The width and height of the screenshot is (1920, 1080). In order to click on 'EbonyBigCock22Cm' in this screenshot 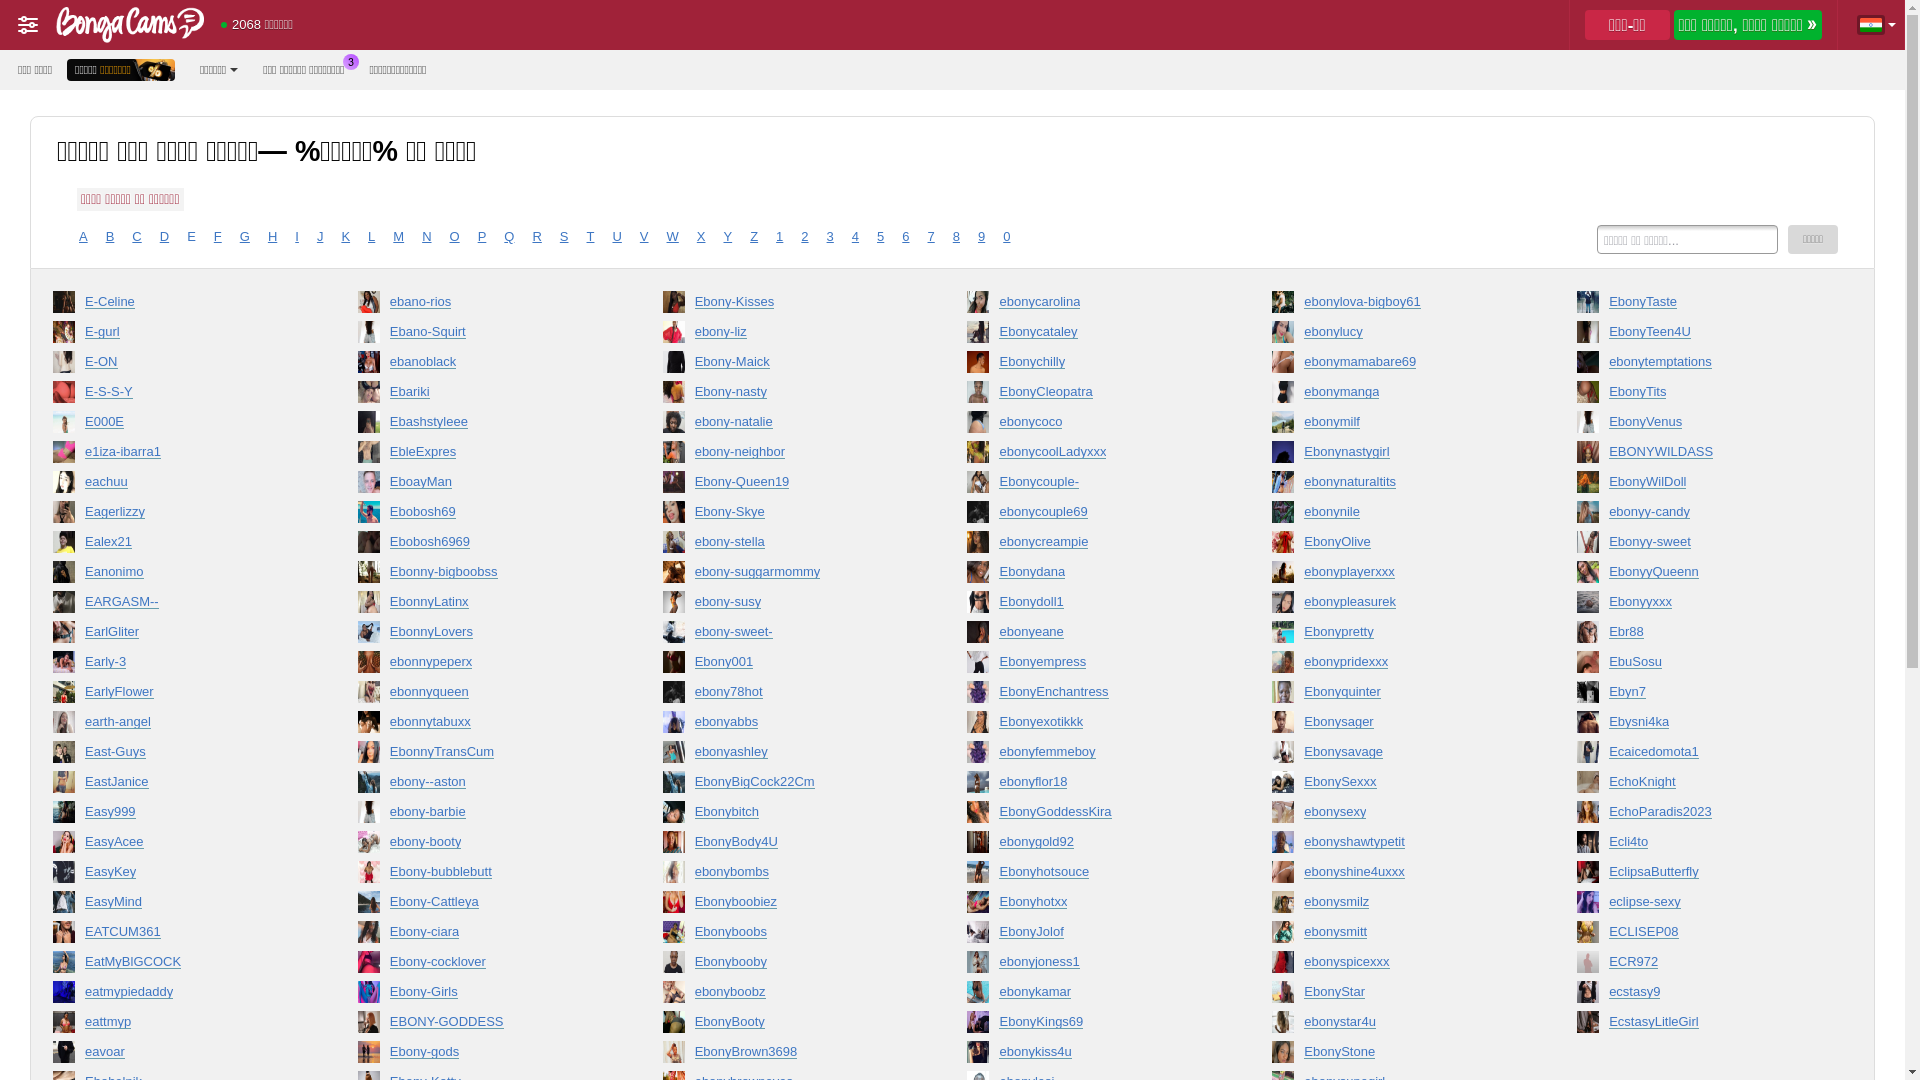, I will do `click(786, 785)`.